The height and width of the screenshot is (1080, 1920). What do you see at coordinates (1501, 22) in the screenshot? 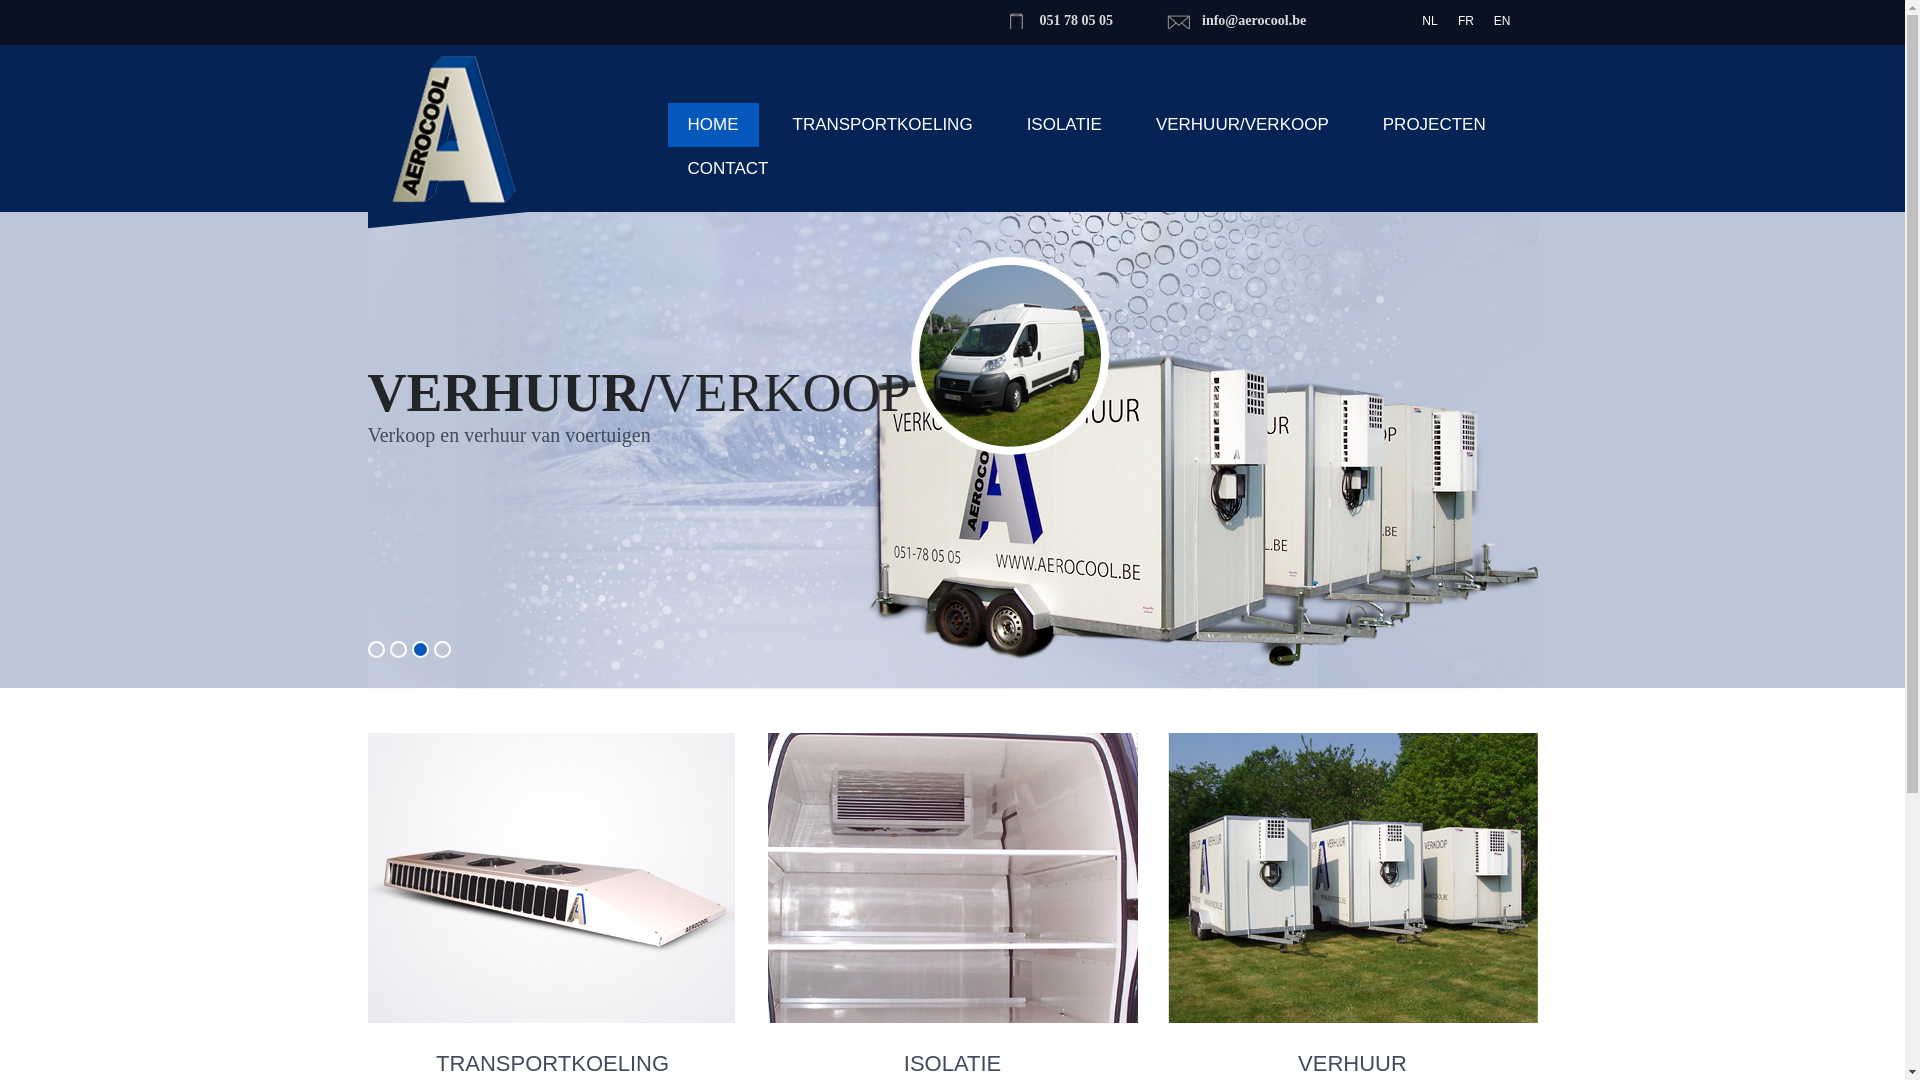
I see `'EN'` at bounding box center [1501, 22].